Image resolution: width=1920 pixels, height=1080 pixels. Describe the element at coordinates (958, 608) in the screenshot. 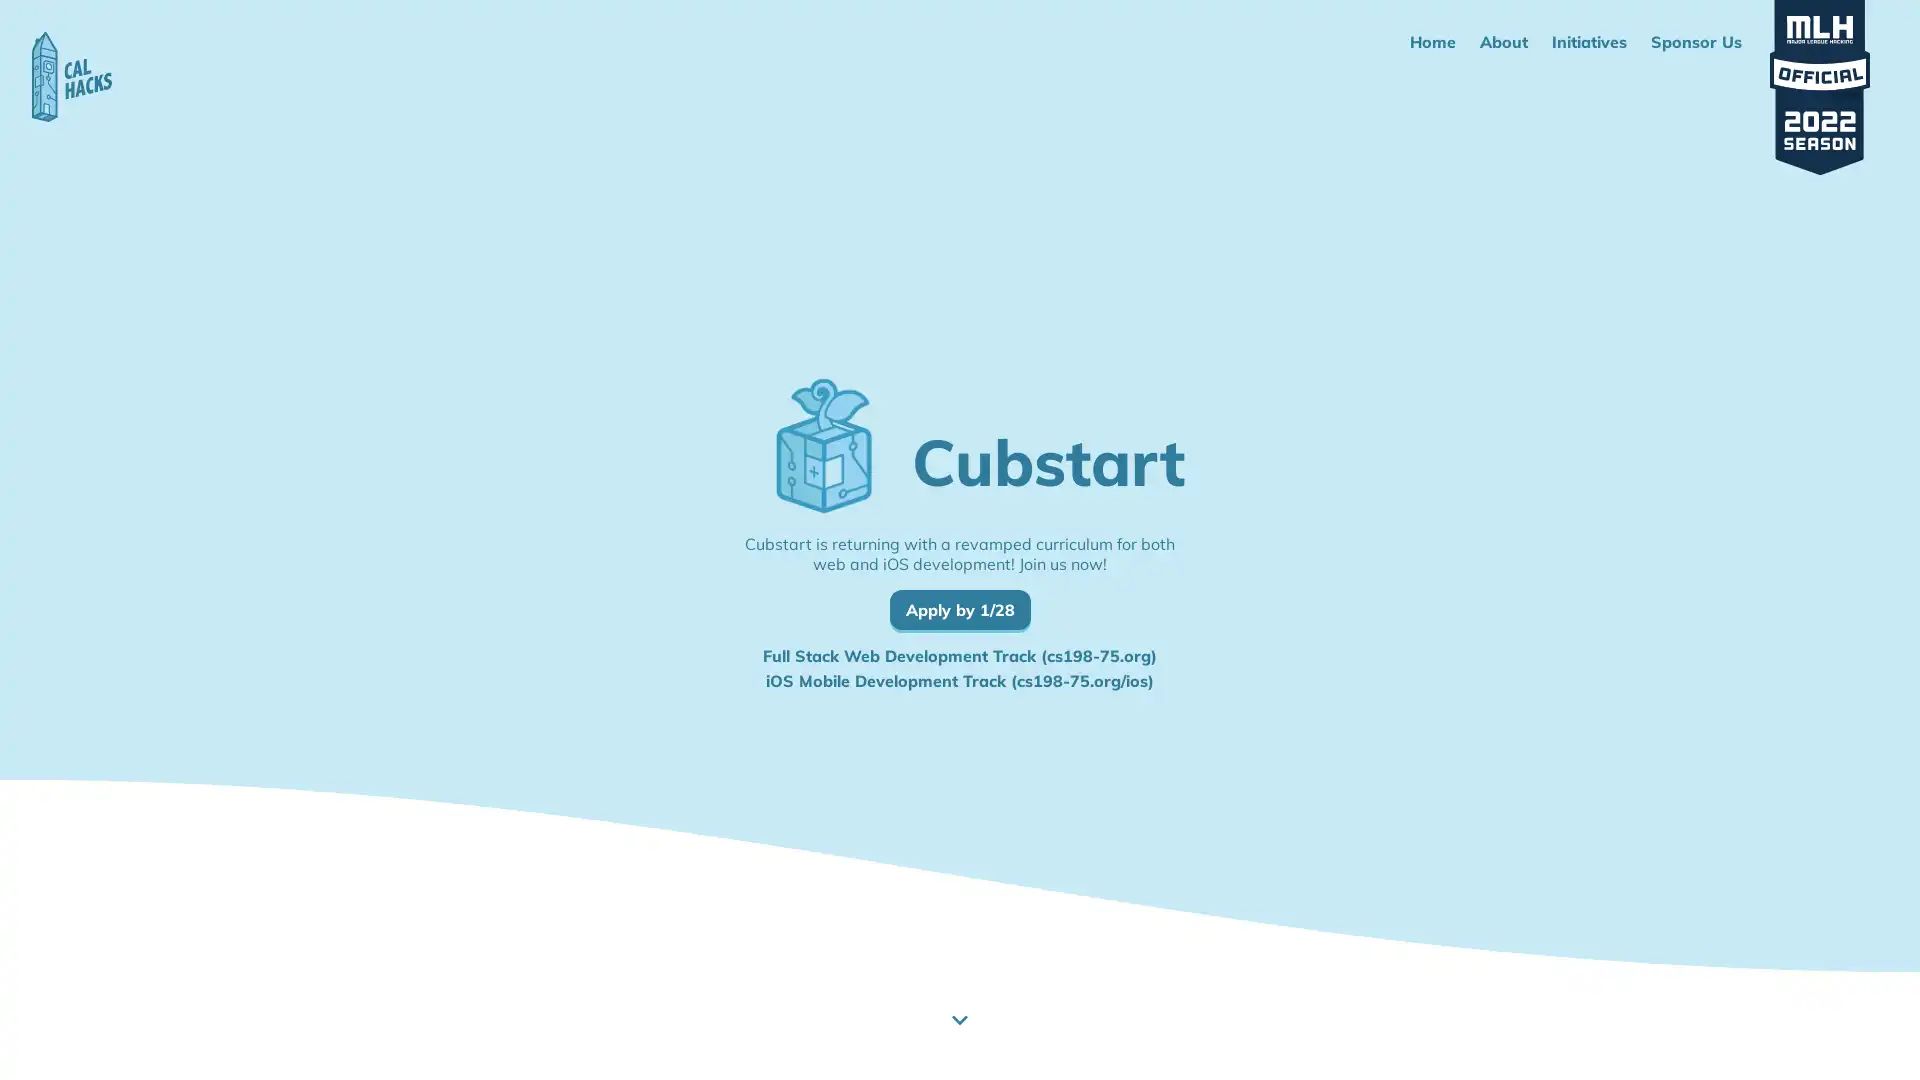

I see `Apply by 1/28` at that location.